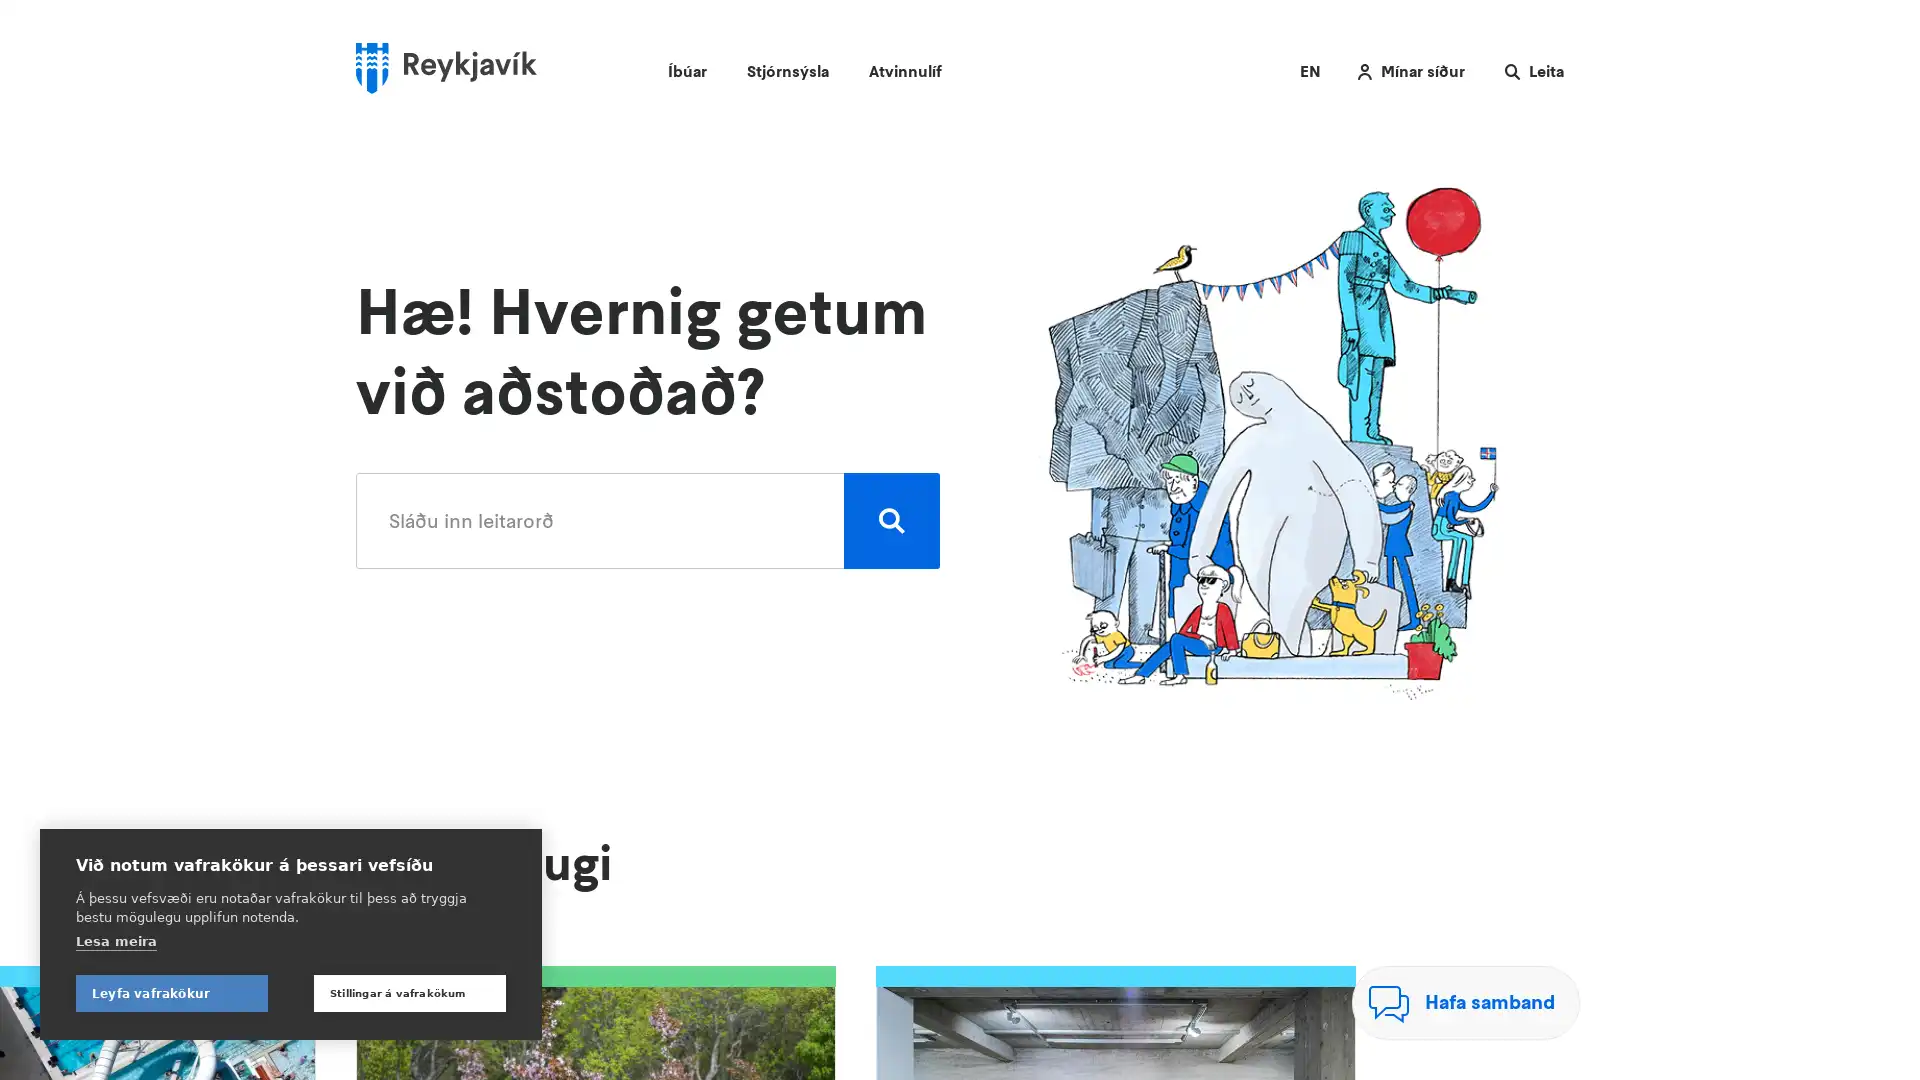 The height and width of the screenshot is (1080, 1920). What do you see at coordinates (408, 993) in the screenshot?
I see `Stillingar a vafrakokum` at bounding box center [408, 993].